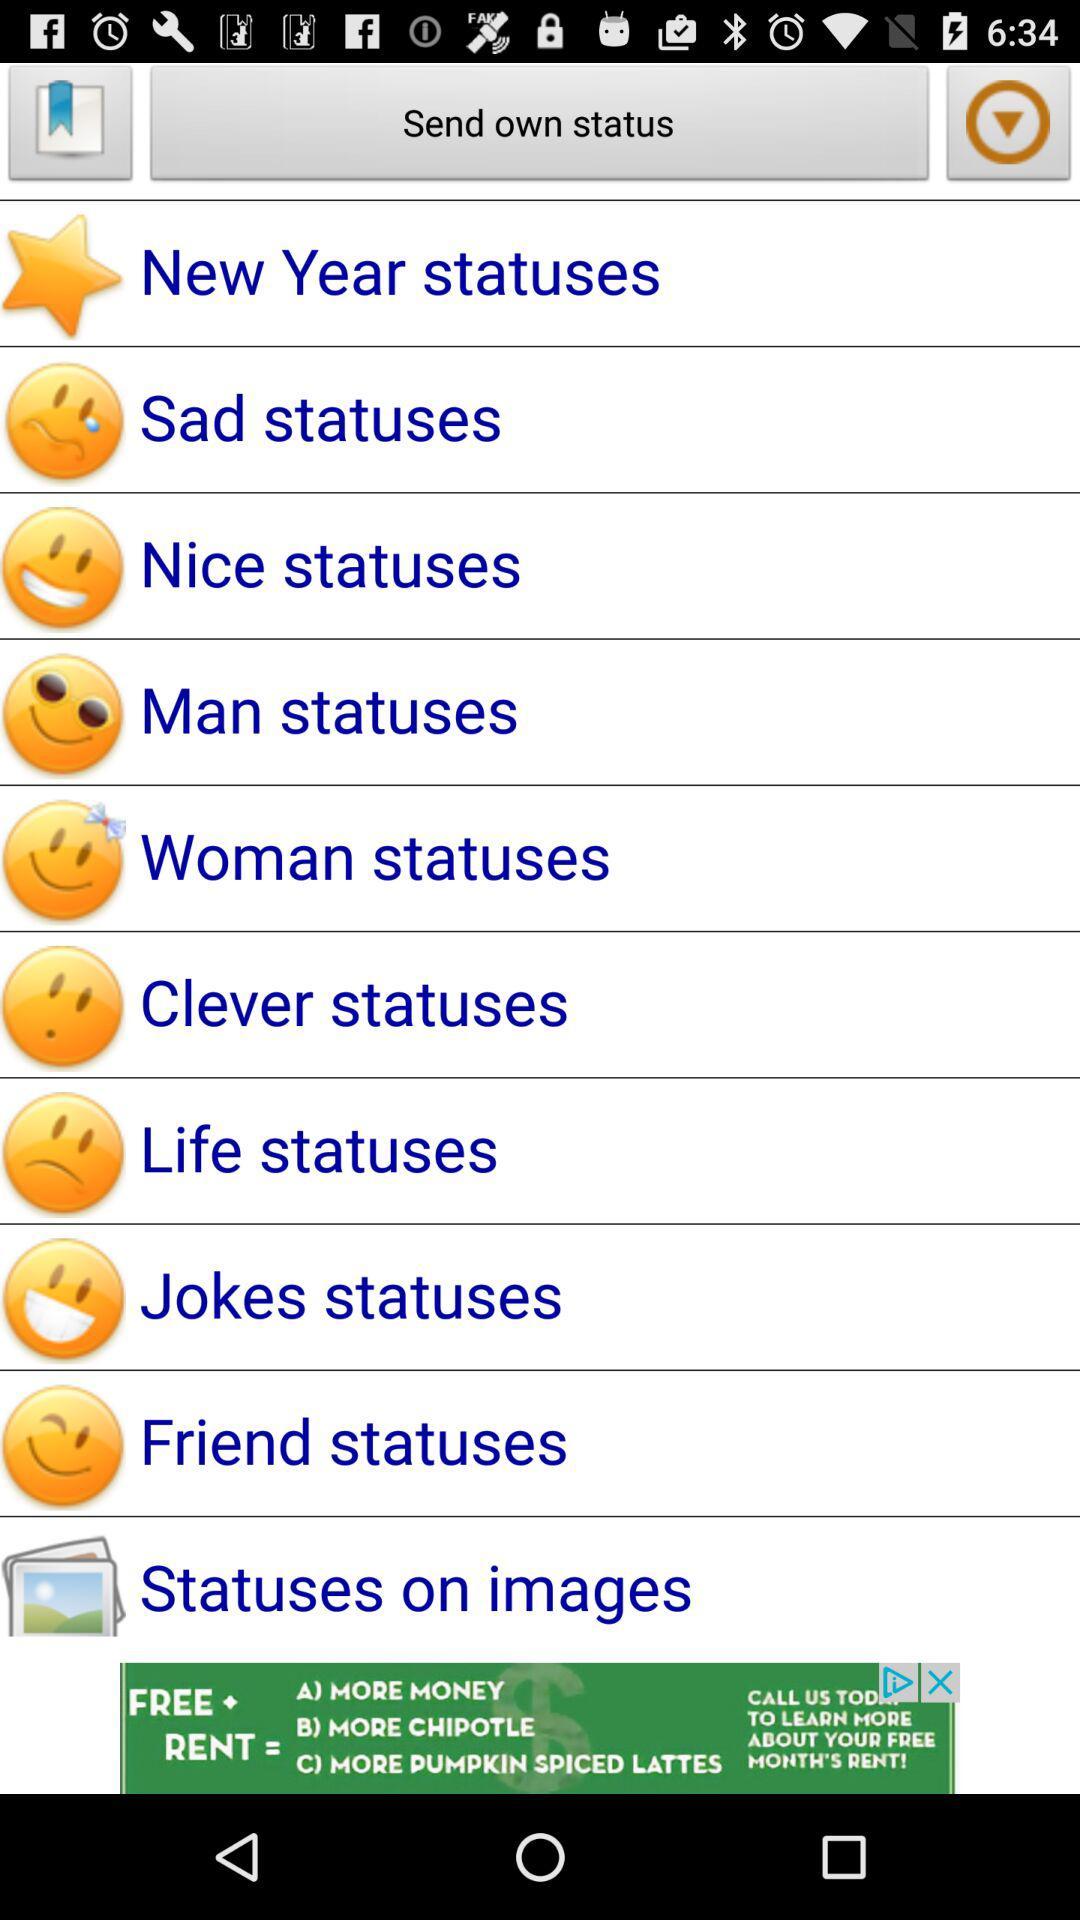 This screenshot has height=1920, width=1080. Describe the element at coordinates (1009, 127) in the screenshot. I see `play symbol which is below 634` at that location.